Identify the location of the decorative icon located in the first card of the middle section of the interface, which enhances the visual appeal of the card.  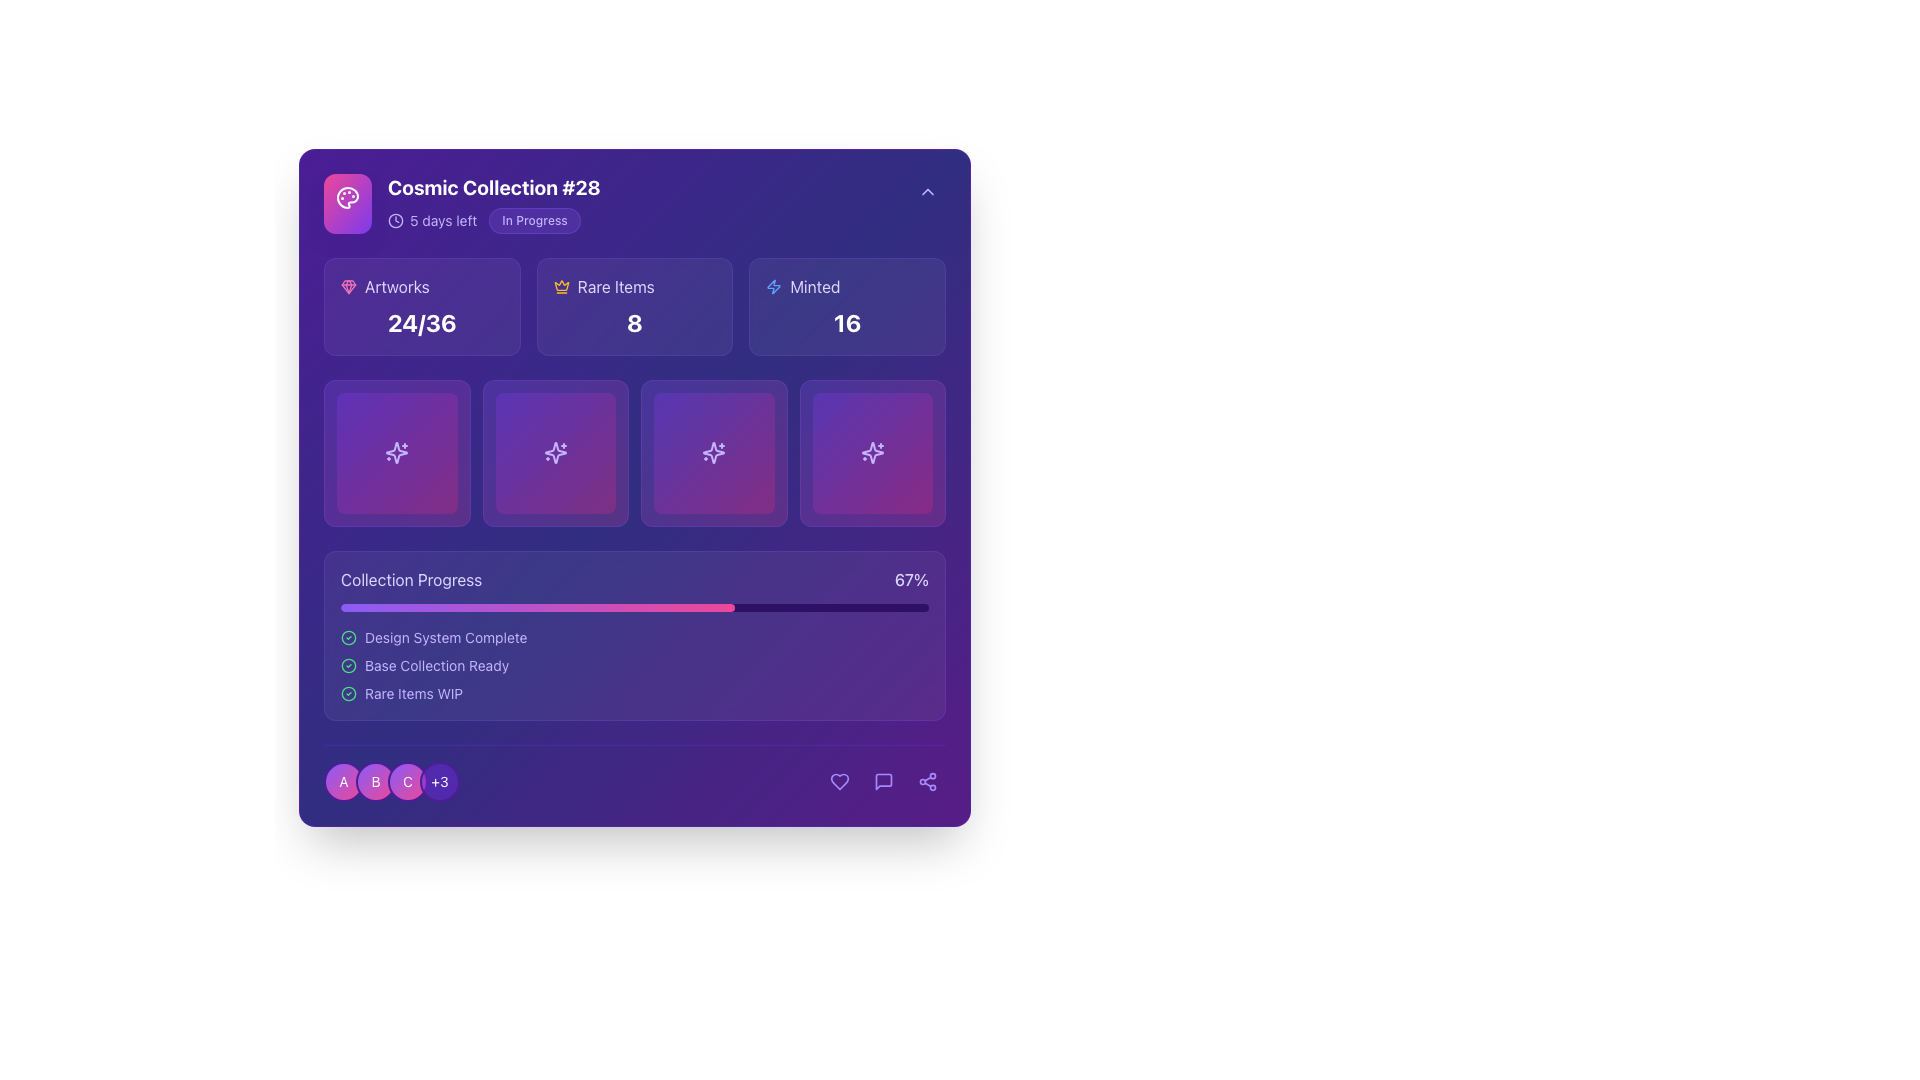
(397, 453).